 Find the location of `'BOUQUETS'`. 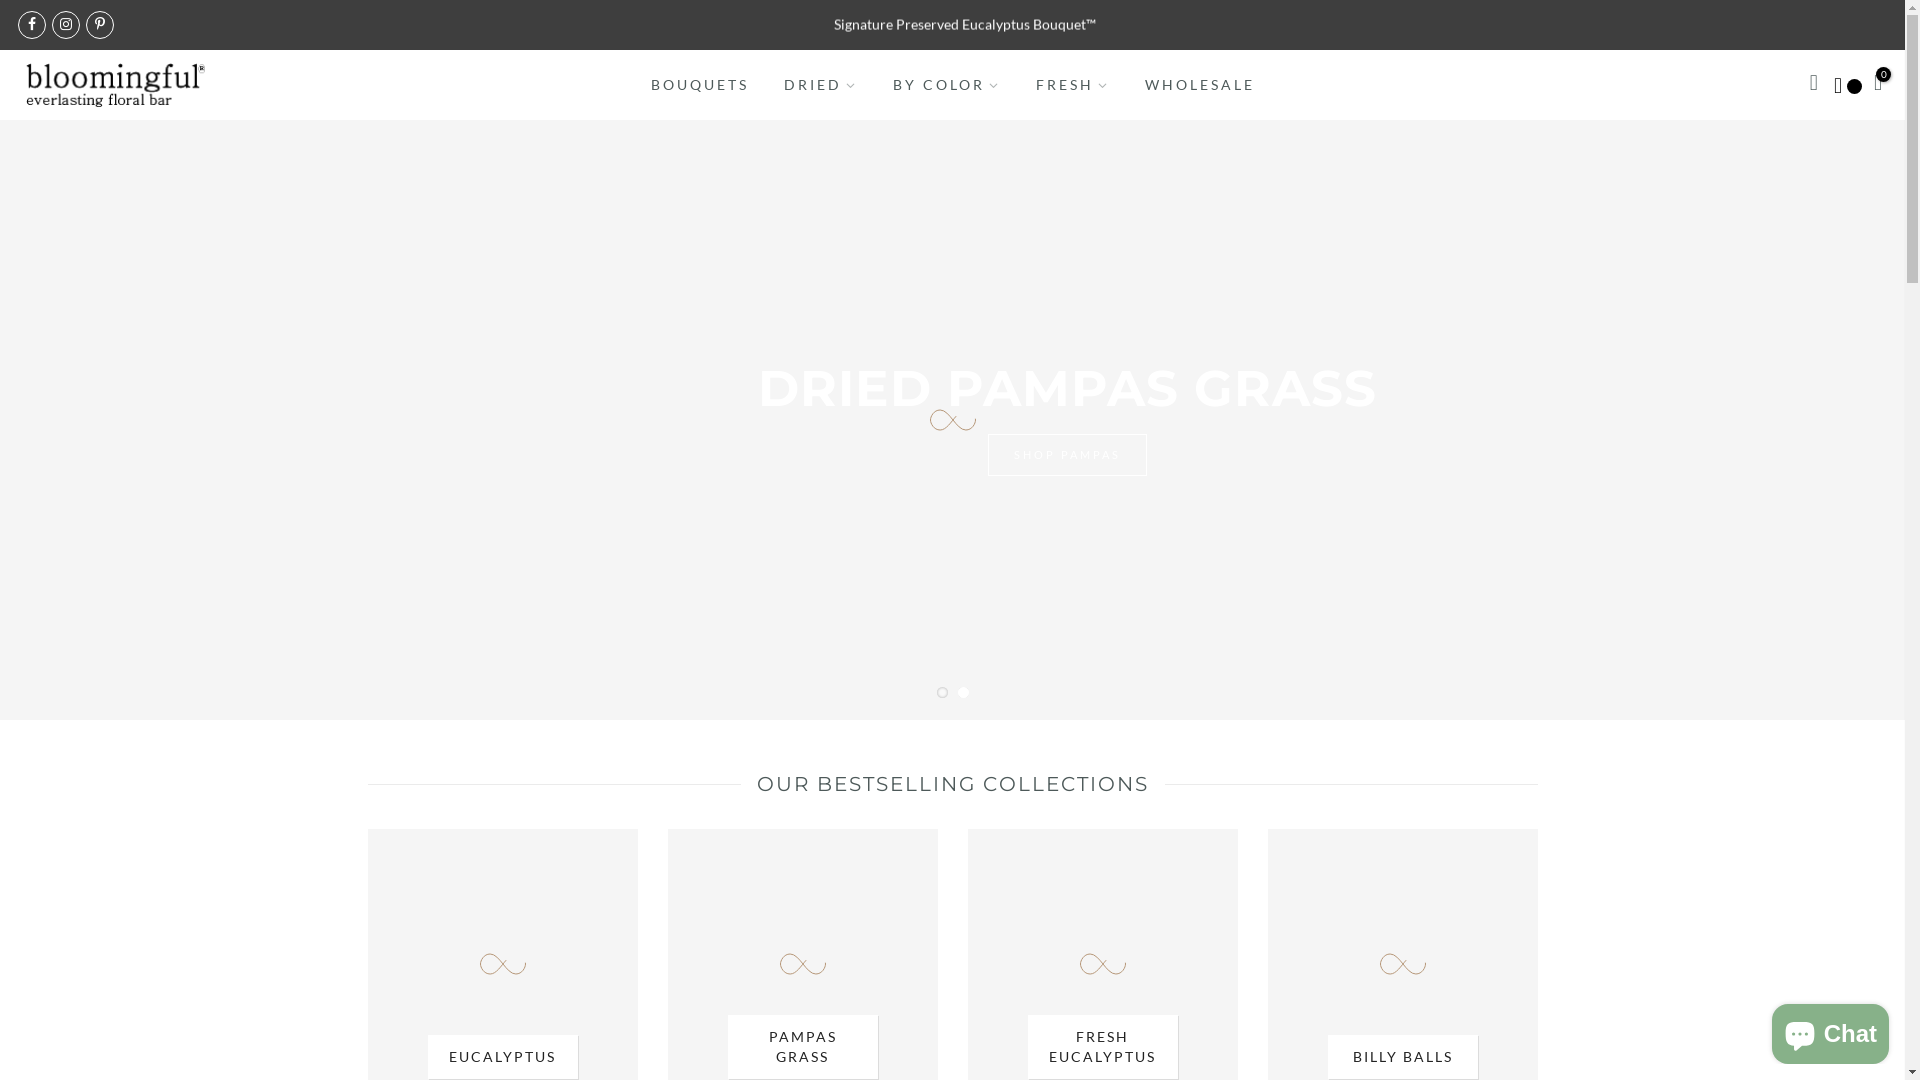

'BOUQUETS' is located at coordinates (699, 83).